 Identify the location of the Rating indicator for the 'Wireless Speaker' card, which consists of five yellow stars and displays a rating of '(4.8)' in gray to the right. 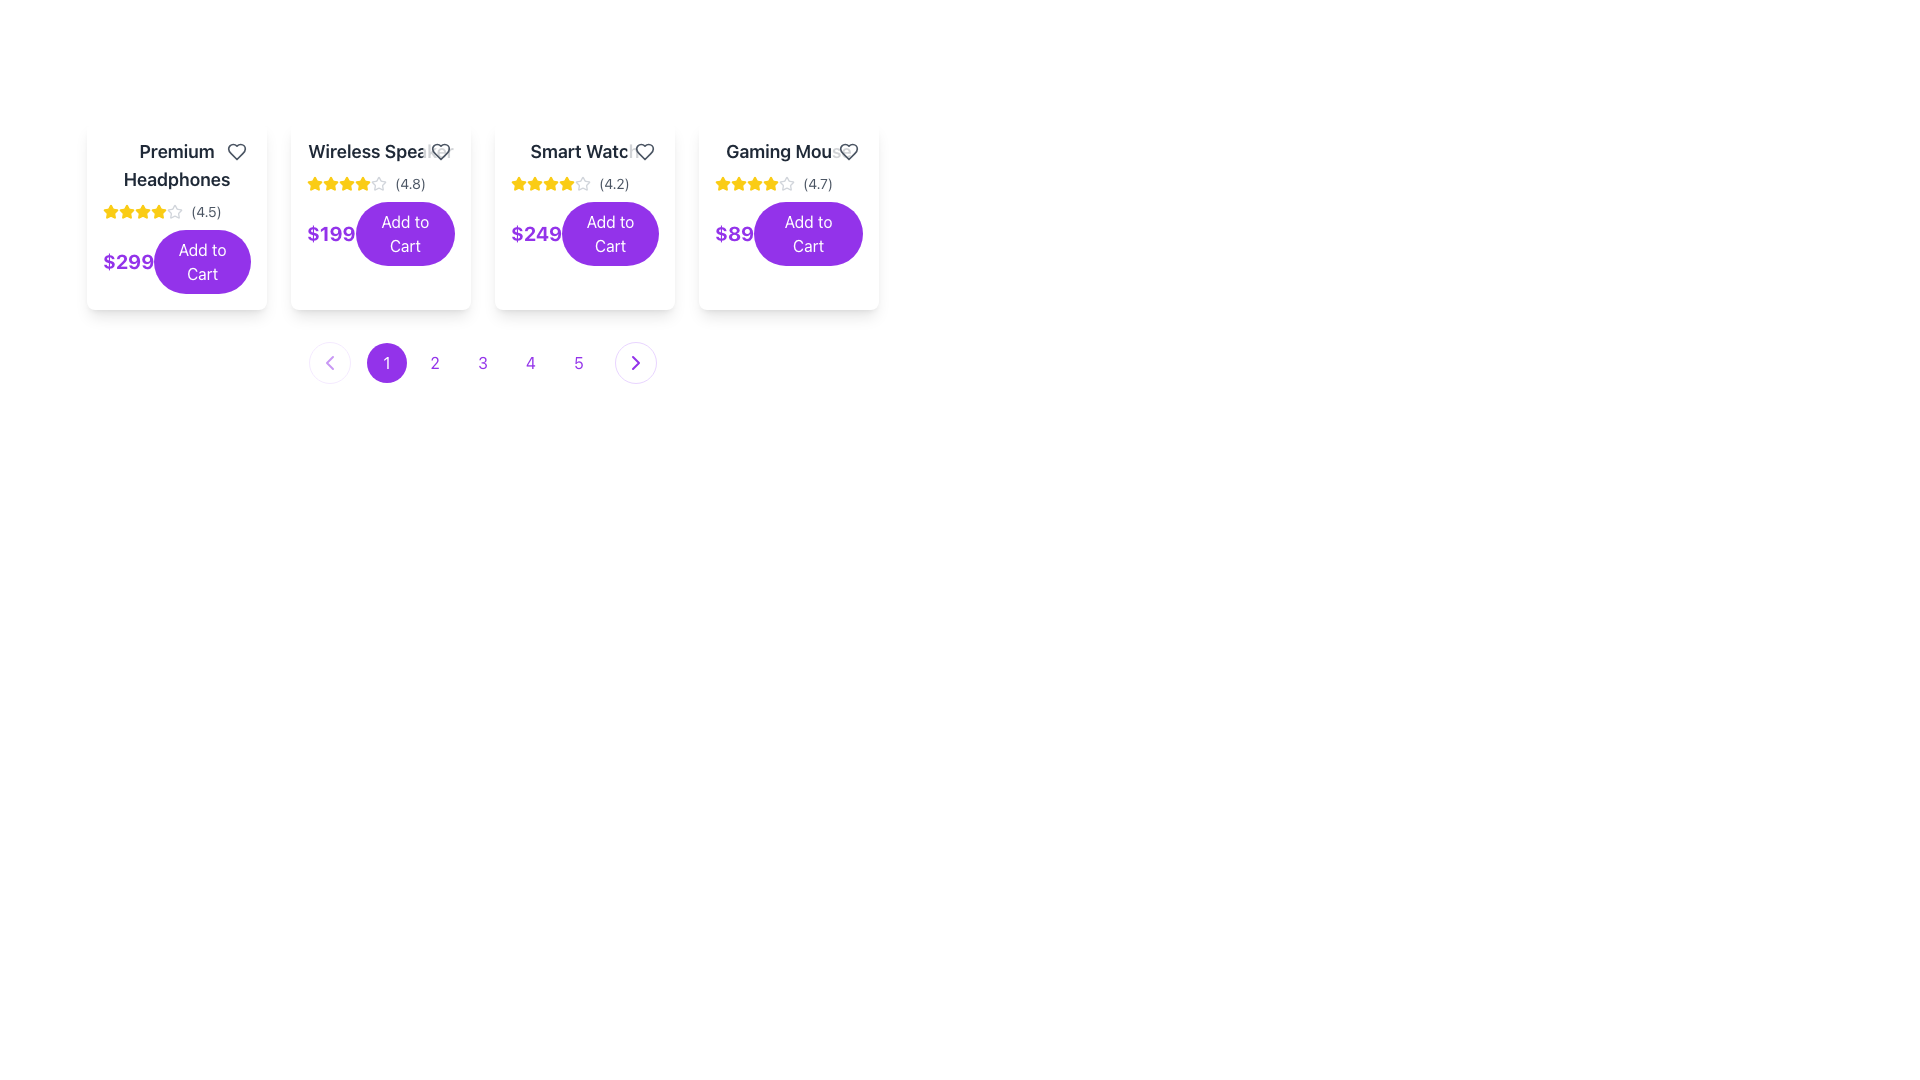
(380, 184).